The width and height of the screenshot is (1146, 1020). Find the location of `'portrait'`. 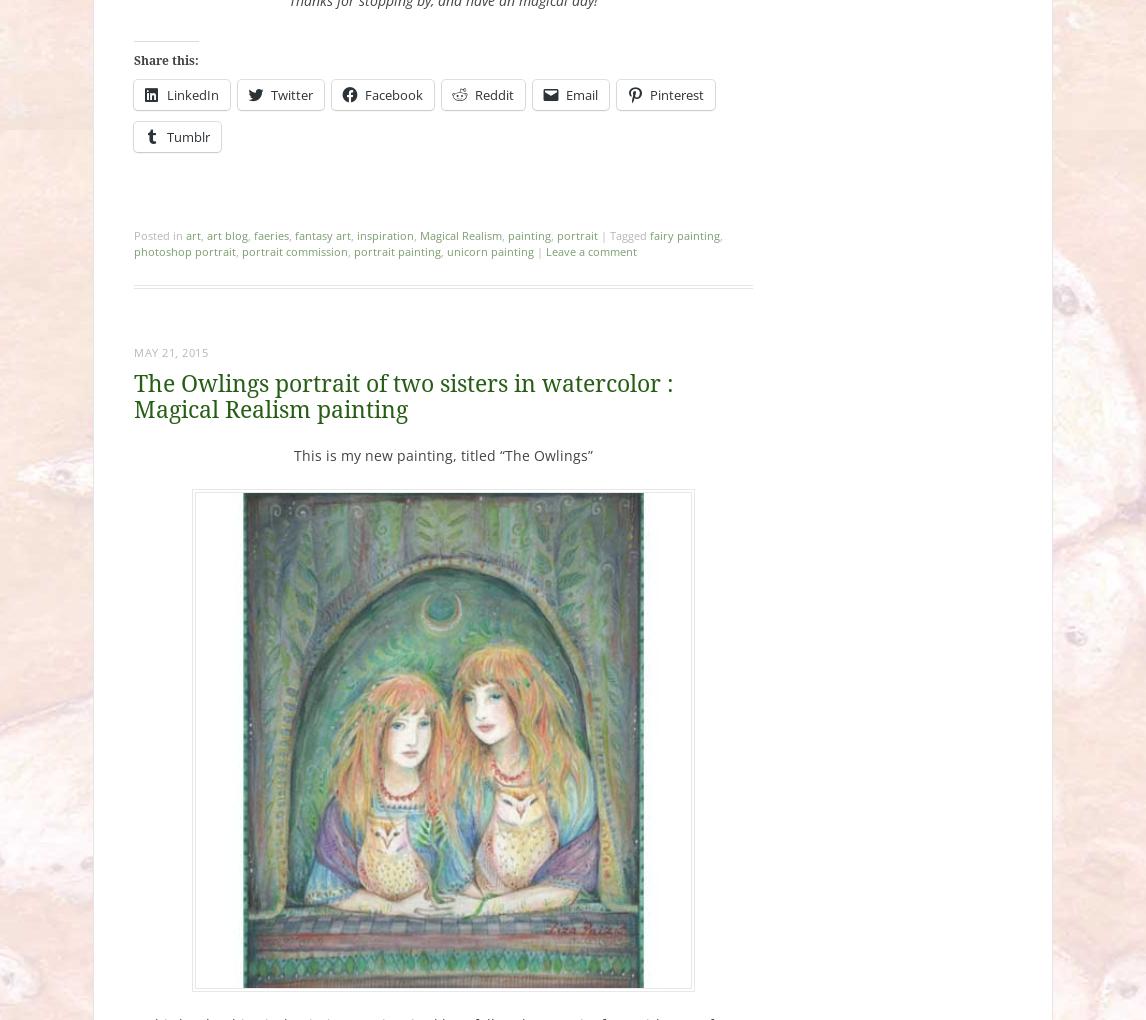

'portrait' is located at coordinates (555, 234).